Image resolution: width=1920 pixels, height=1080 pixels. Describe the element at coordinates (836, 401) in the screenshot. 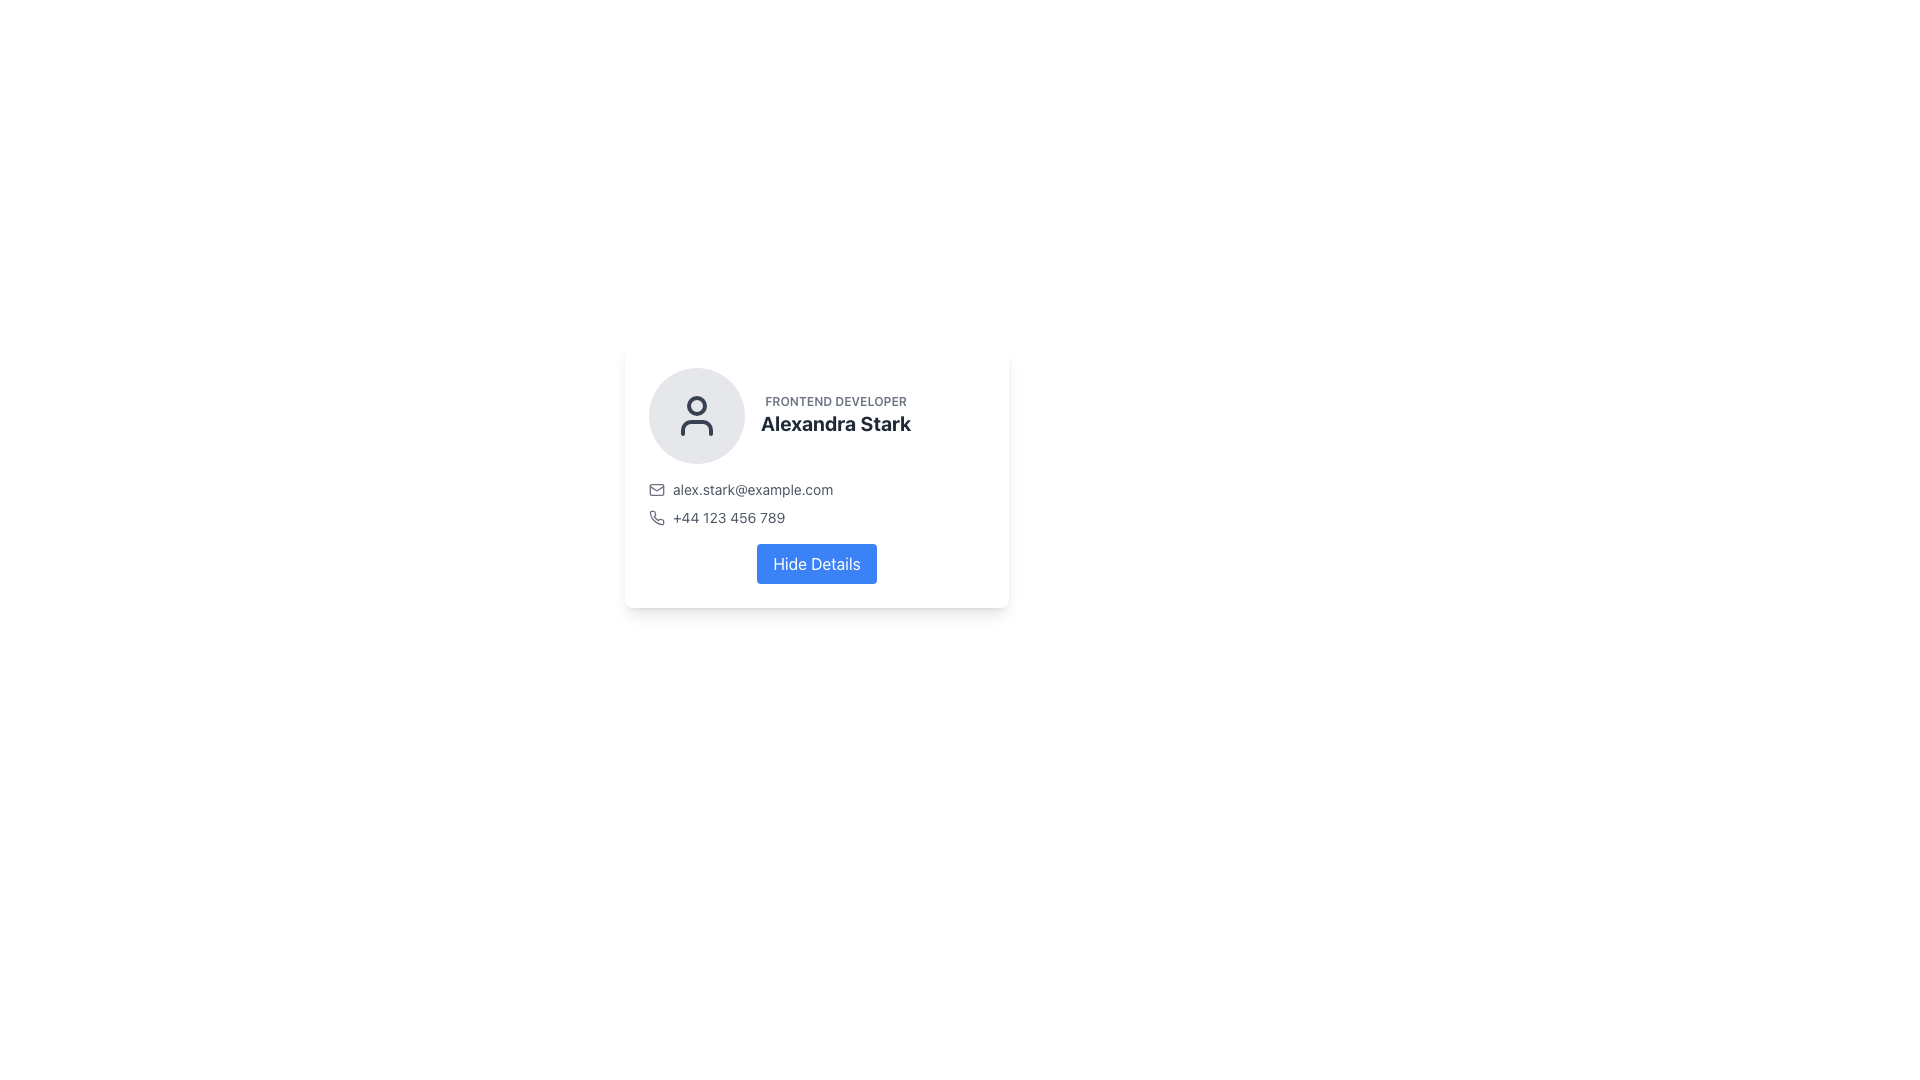

I see `the text label indicating the user's role as 'Frontend Developer' located at the top of the profile card interface, above the name 'Alexandra Stark'` at that location.